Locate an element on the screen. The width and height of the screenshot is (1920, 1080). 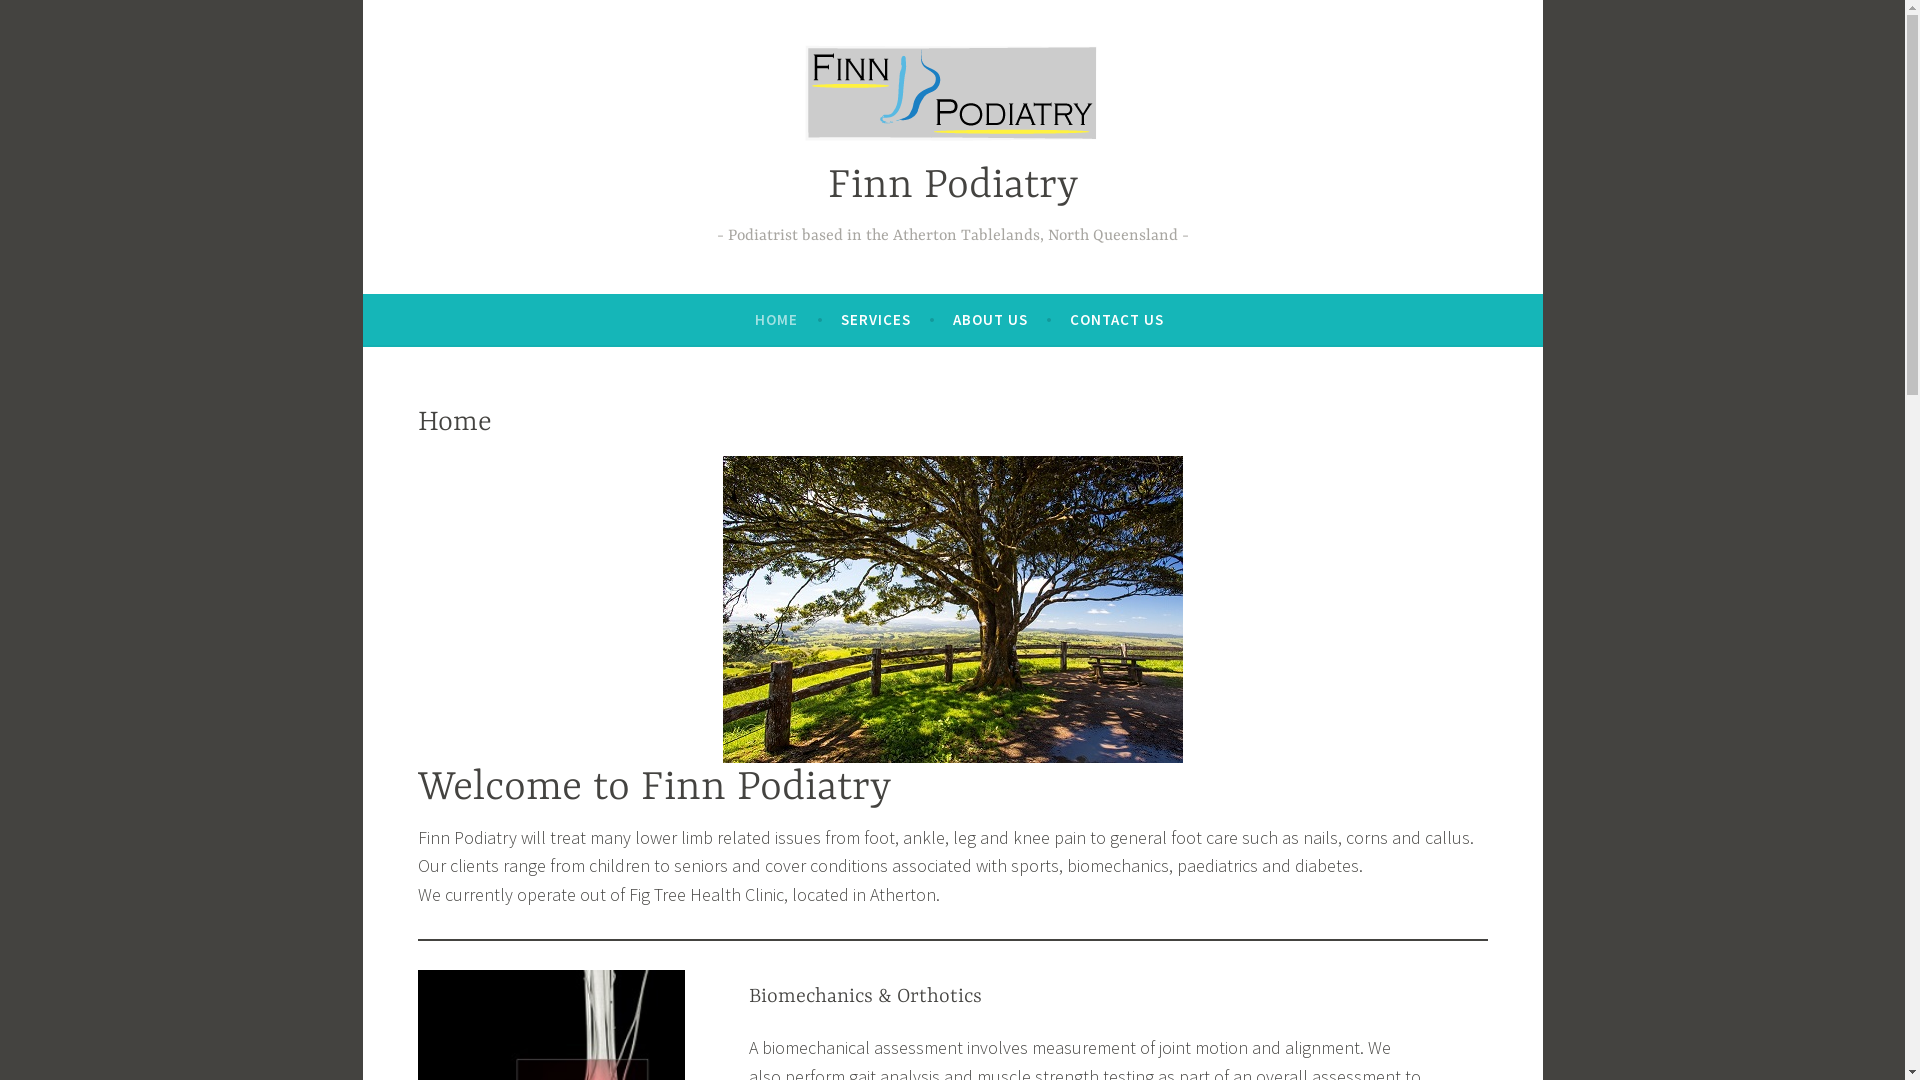
'HOME' is located at coordinates (775, 319).